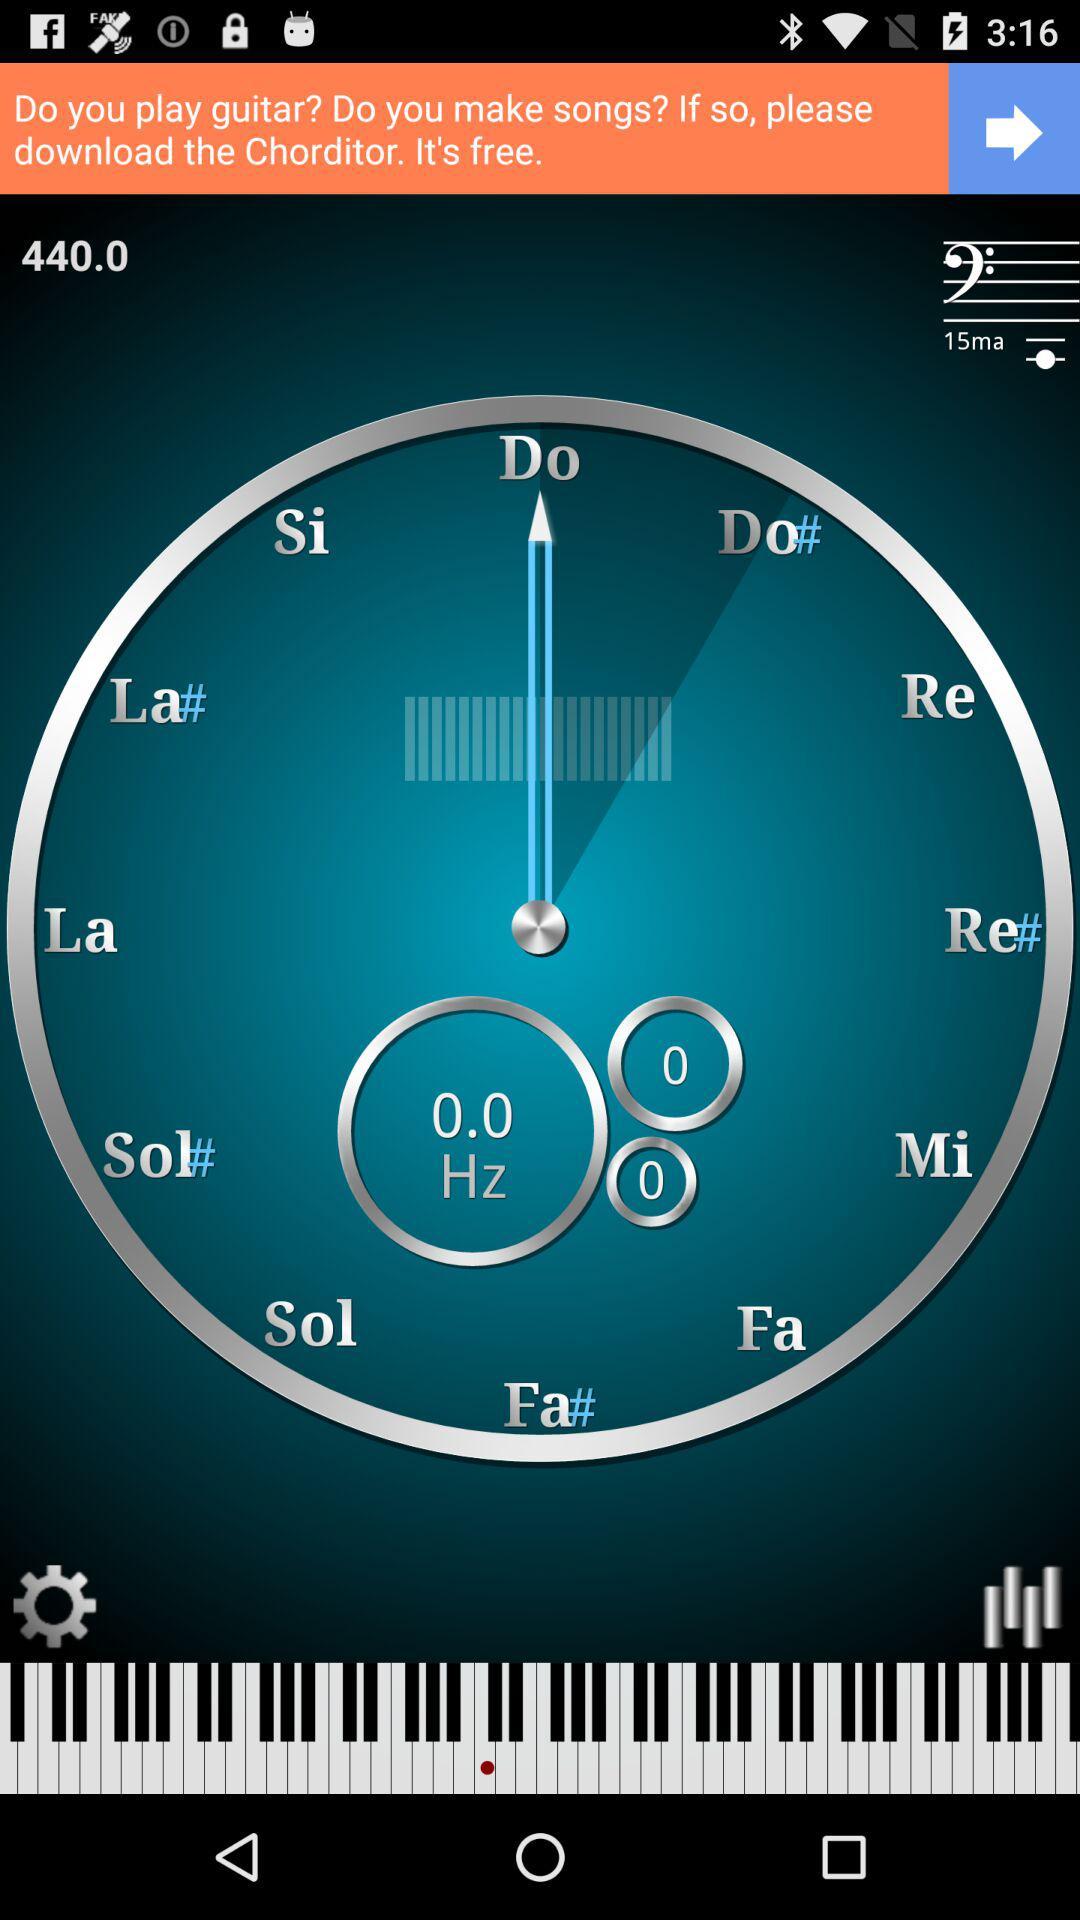 The image size is (1080, 1920). What do you see at coordinates (1024, 1719) in the screenshot?
I see `the pause icon` at bounding box center [1024, 1719].